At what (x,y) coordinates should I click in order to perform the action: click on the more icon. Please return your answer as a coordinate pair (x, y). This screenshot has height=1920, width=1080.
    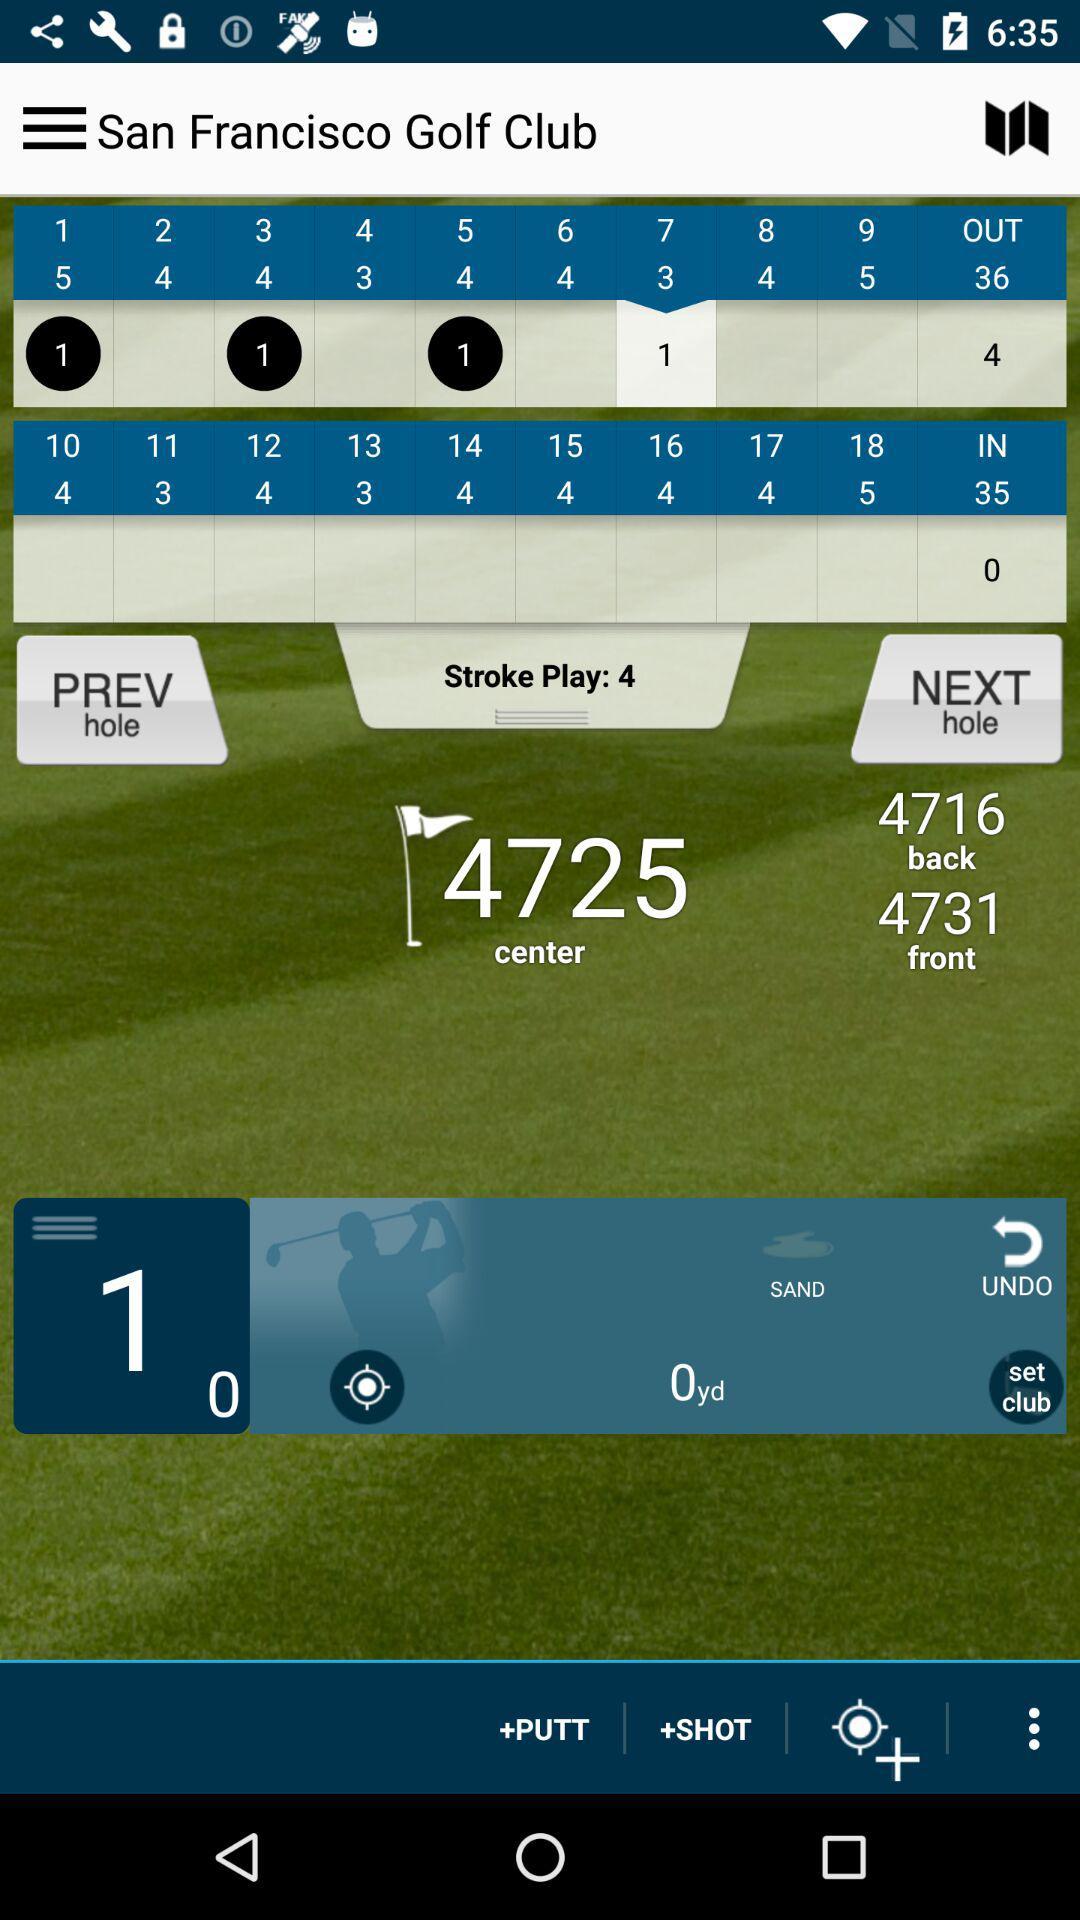
    Looking at the image, I should click on (1014, 1727).